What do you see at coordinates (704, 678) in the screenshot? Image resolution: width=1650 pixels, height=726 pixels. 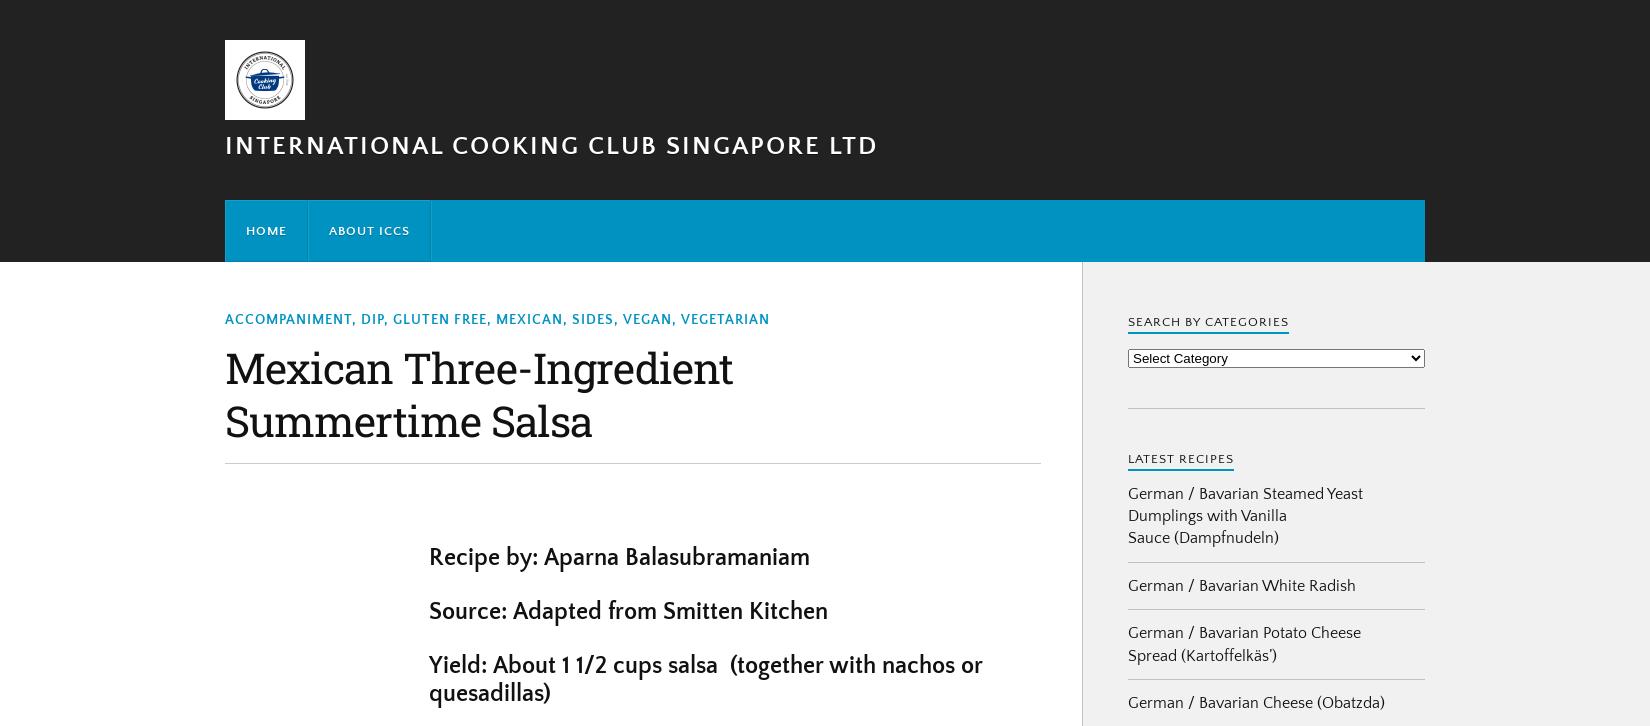 I see `'Yield: About 1 1/2 cups salsa  (together with nachos or quesadillas)'` at bounding box center [704, 678].